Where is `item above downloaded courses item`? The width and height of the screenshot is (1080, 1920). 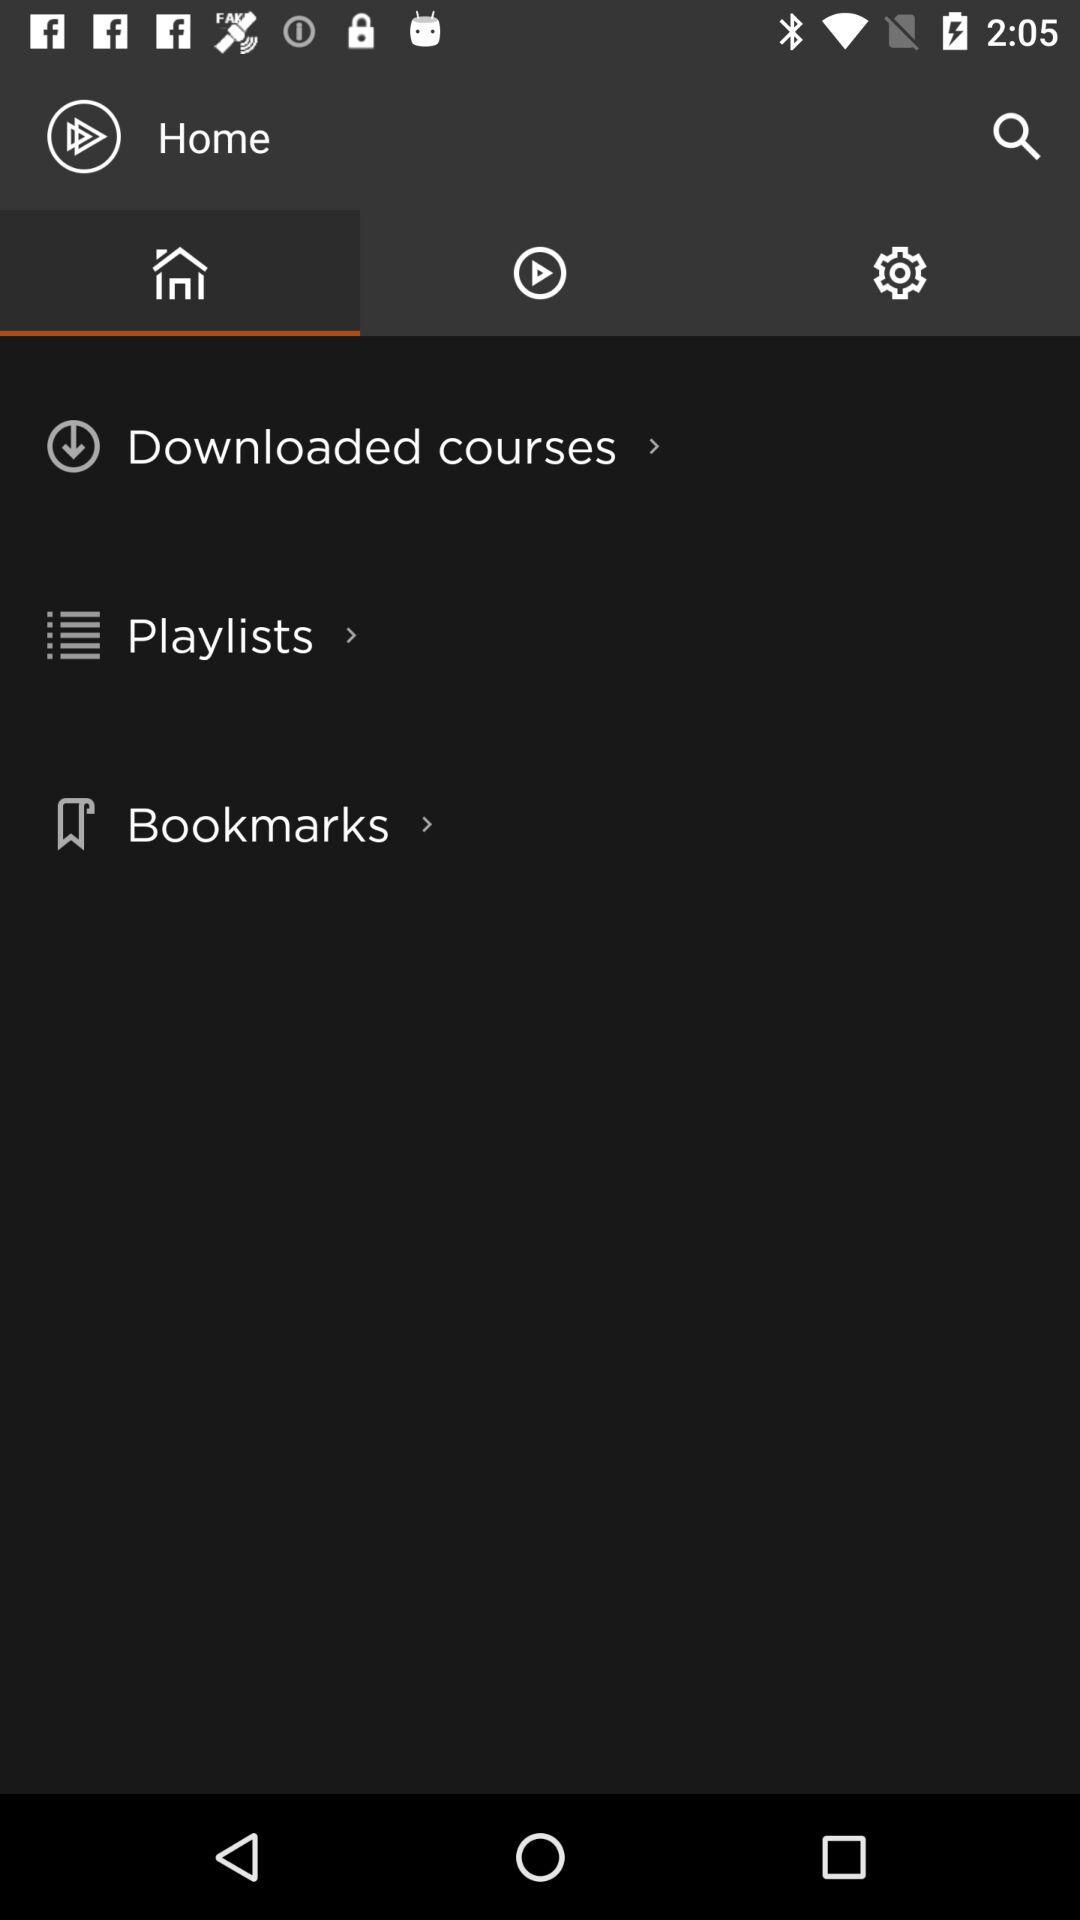
item above downloaded courses item is located at coordinates (540, 272).